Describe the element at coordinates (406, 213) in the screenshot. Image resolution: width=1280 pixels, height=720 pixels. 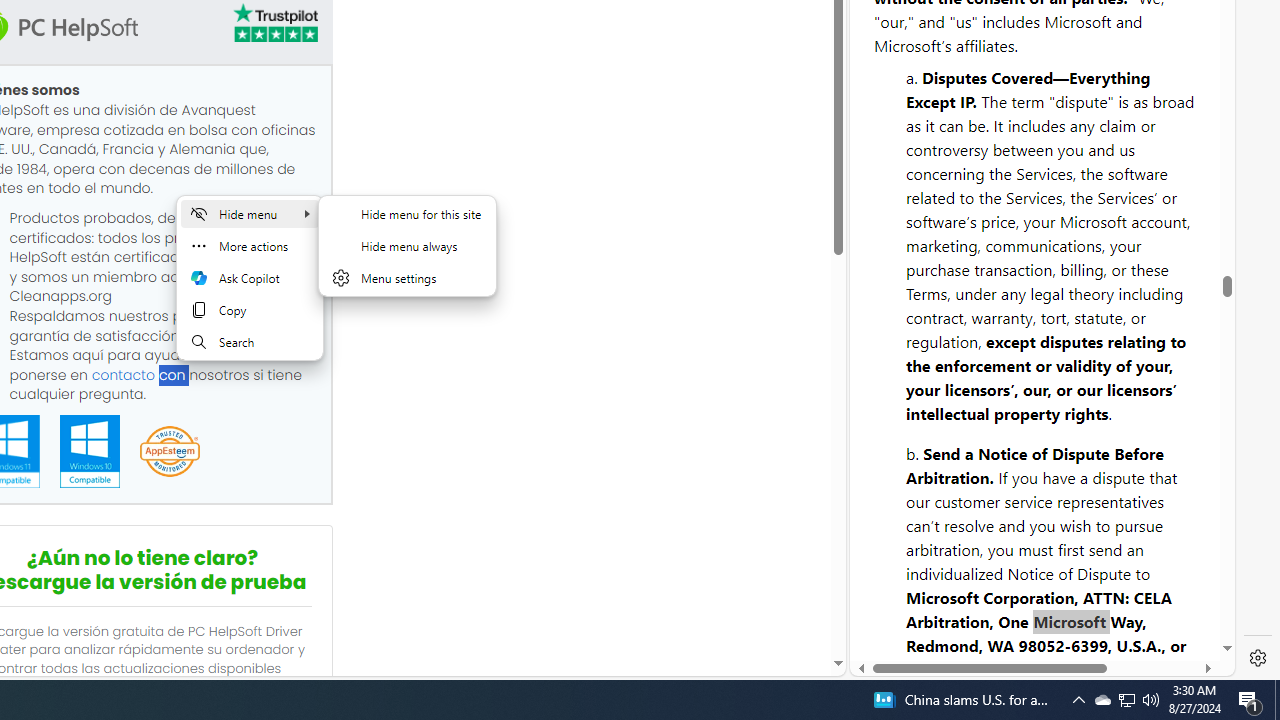
I see `'Hide menu for this site'` at that location.